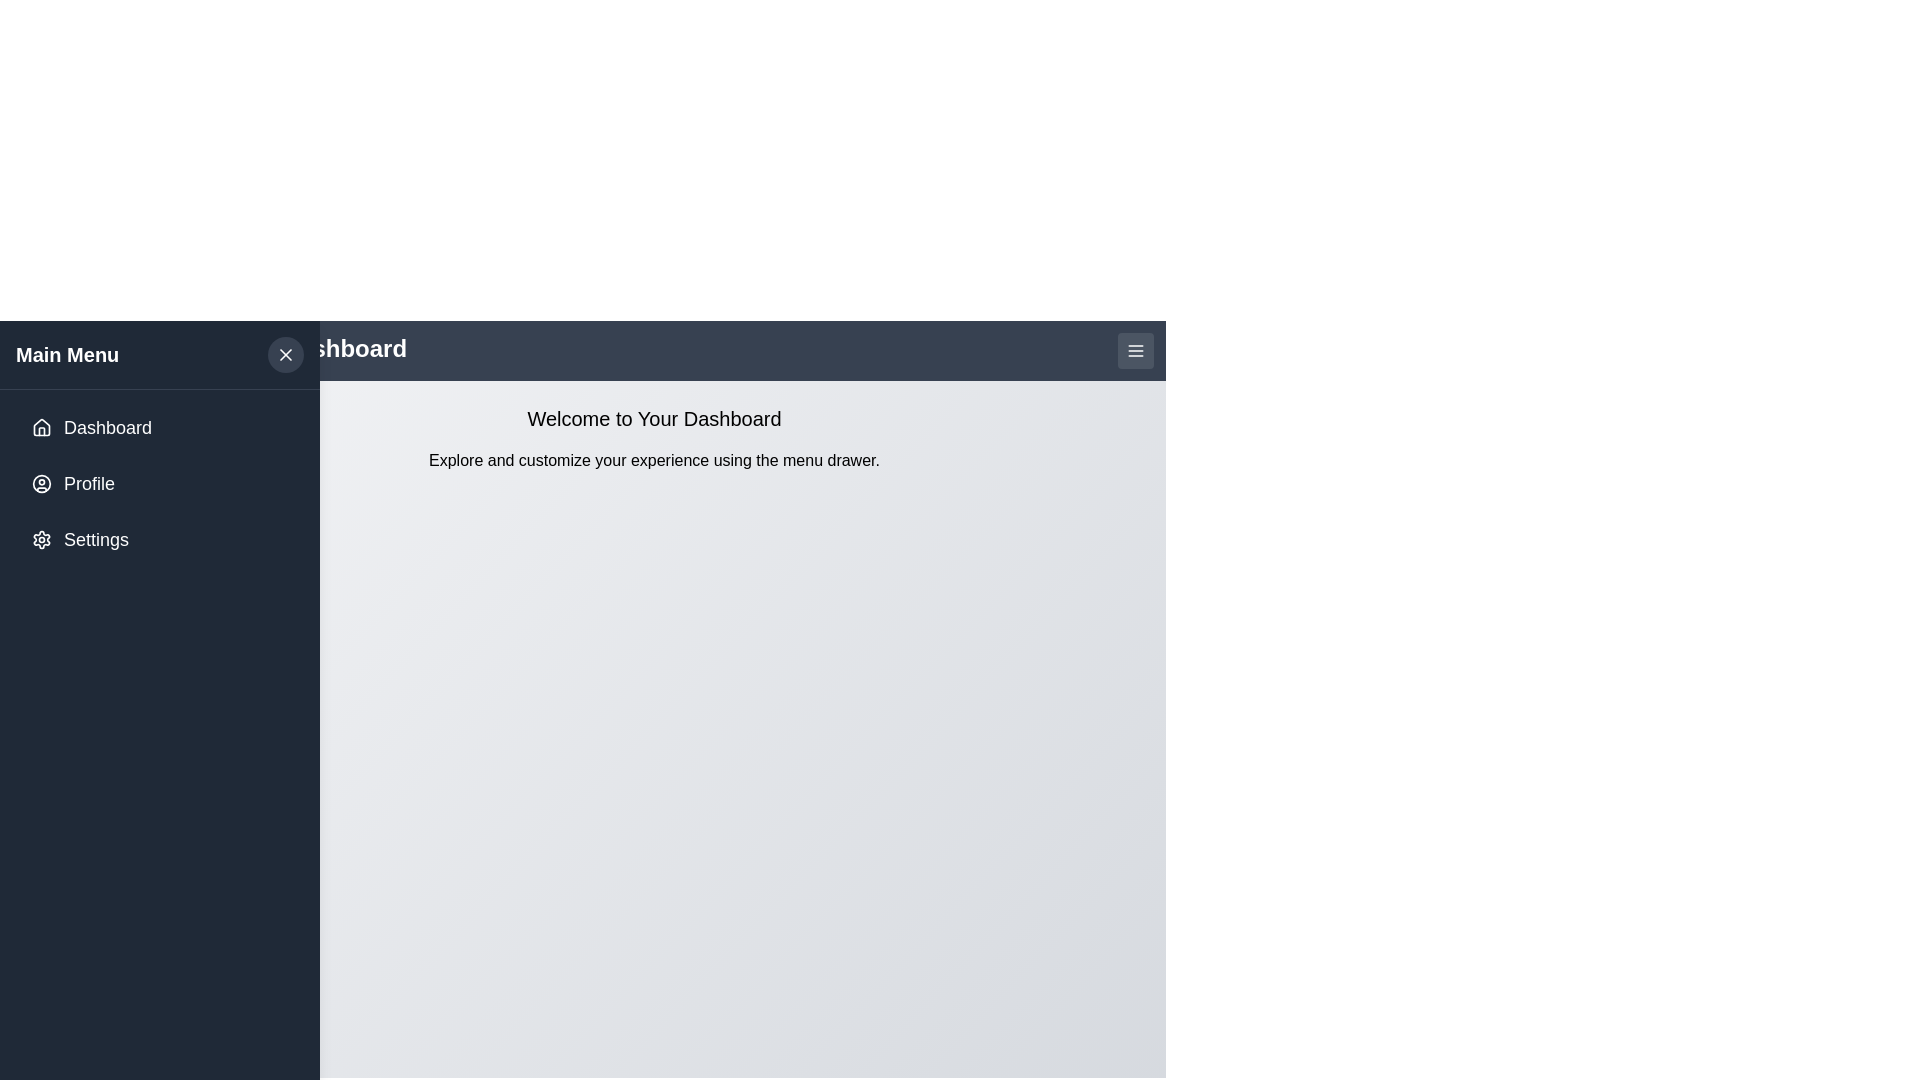 The image size is (1920, 1080). Describe the element at coordinates (42, 540) in the screenshot. I see `the design of the 'Settings' icon located in the left-side navigation menu, which visually represents the configuration functionality` at that location.